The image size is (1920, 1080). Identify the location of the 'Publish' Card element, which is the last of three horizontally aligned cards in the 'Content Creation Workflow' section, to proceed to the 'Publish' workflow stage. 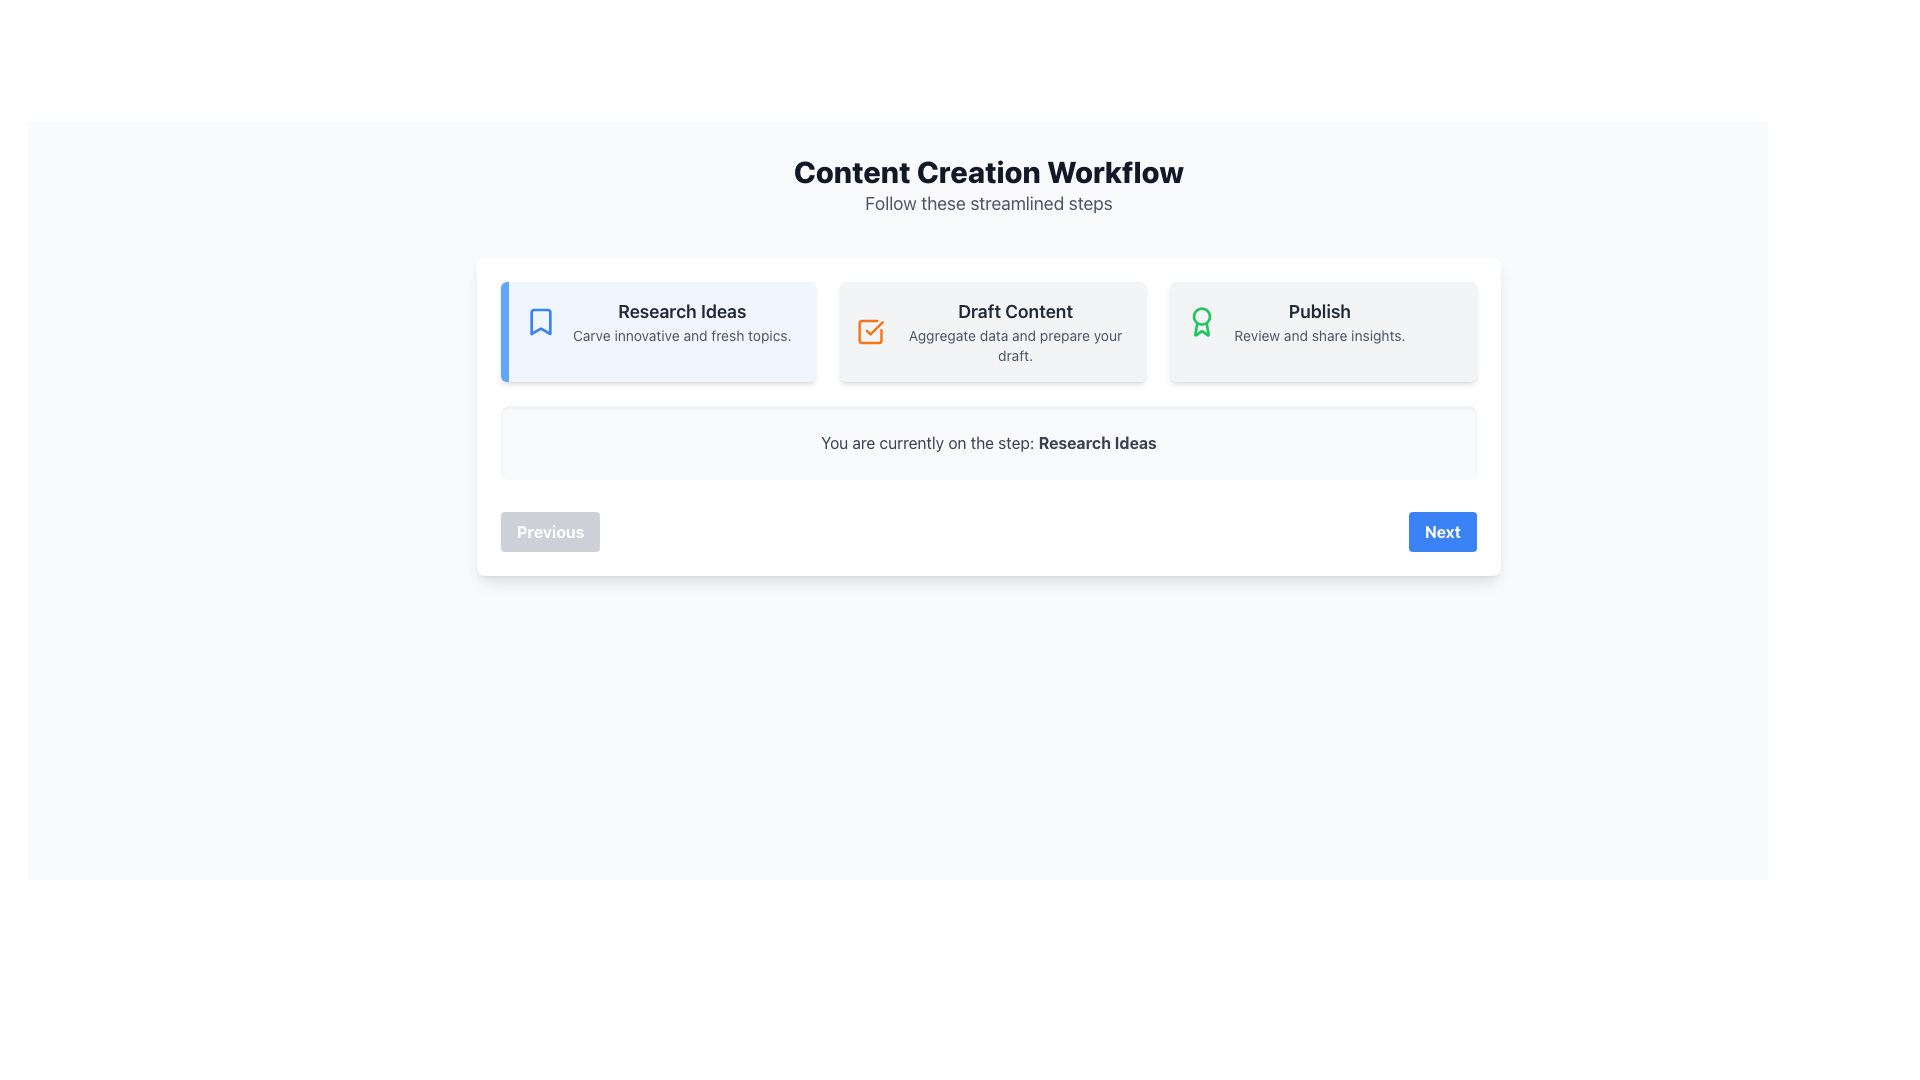
(1323, 330).